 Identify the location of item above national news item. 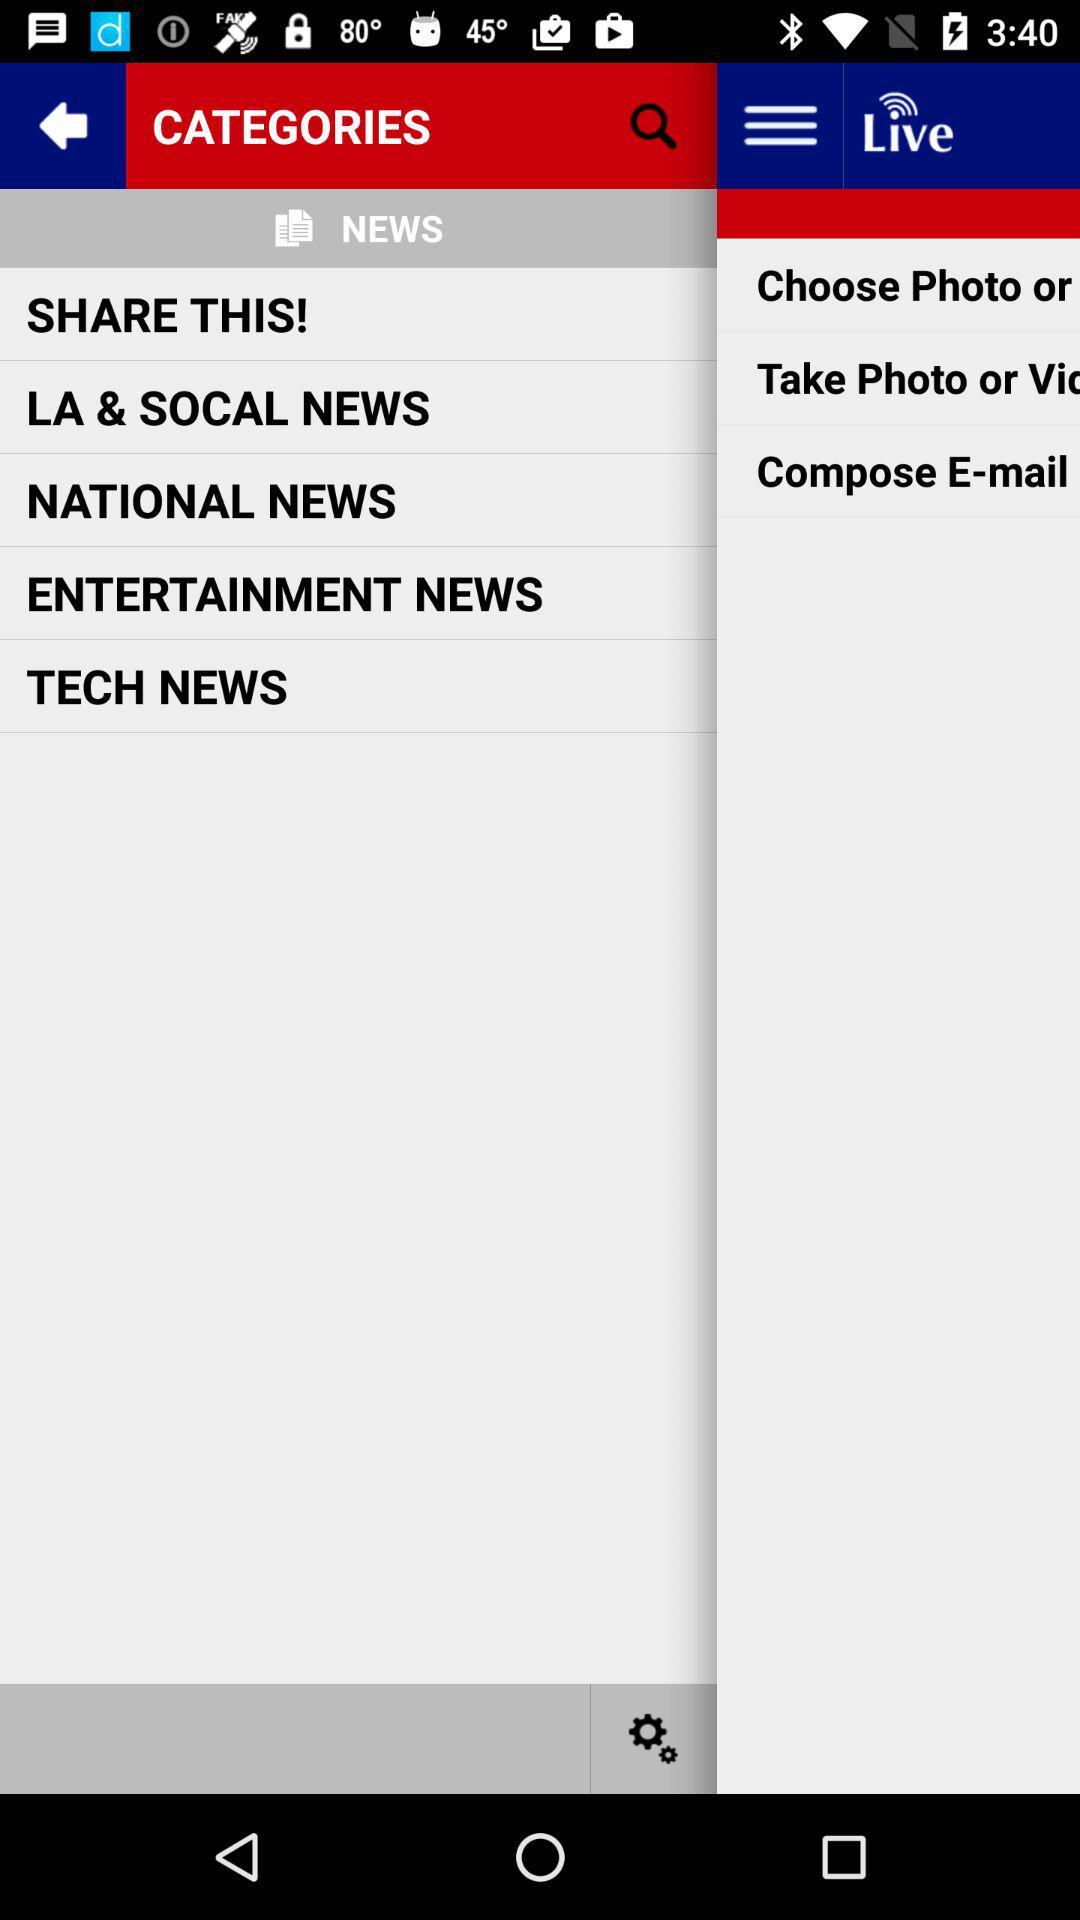
(227, 405).